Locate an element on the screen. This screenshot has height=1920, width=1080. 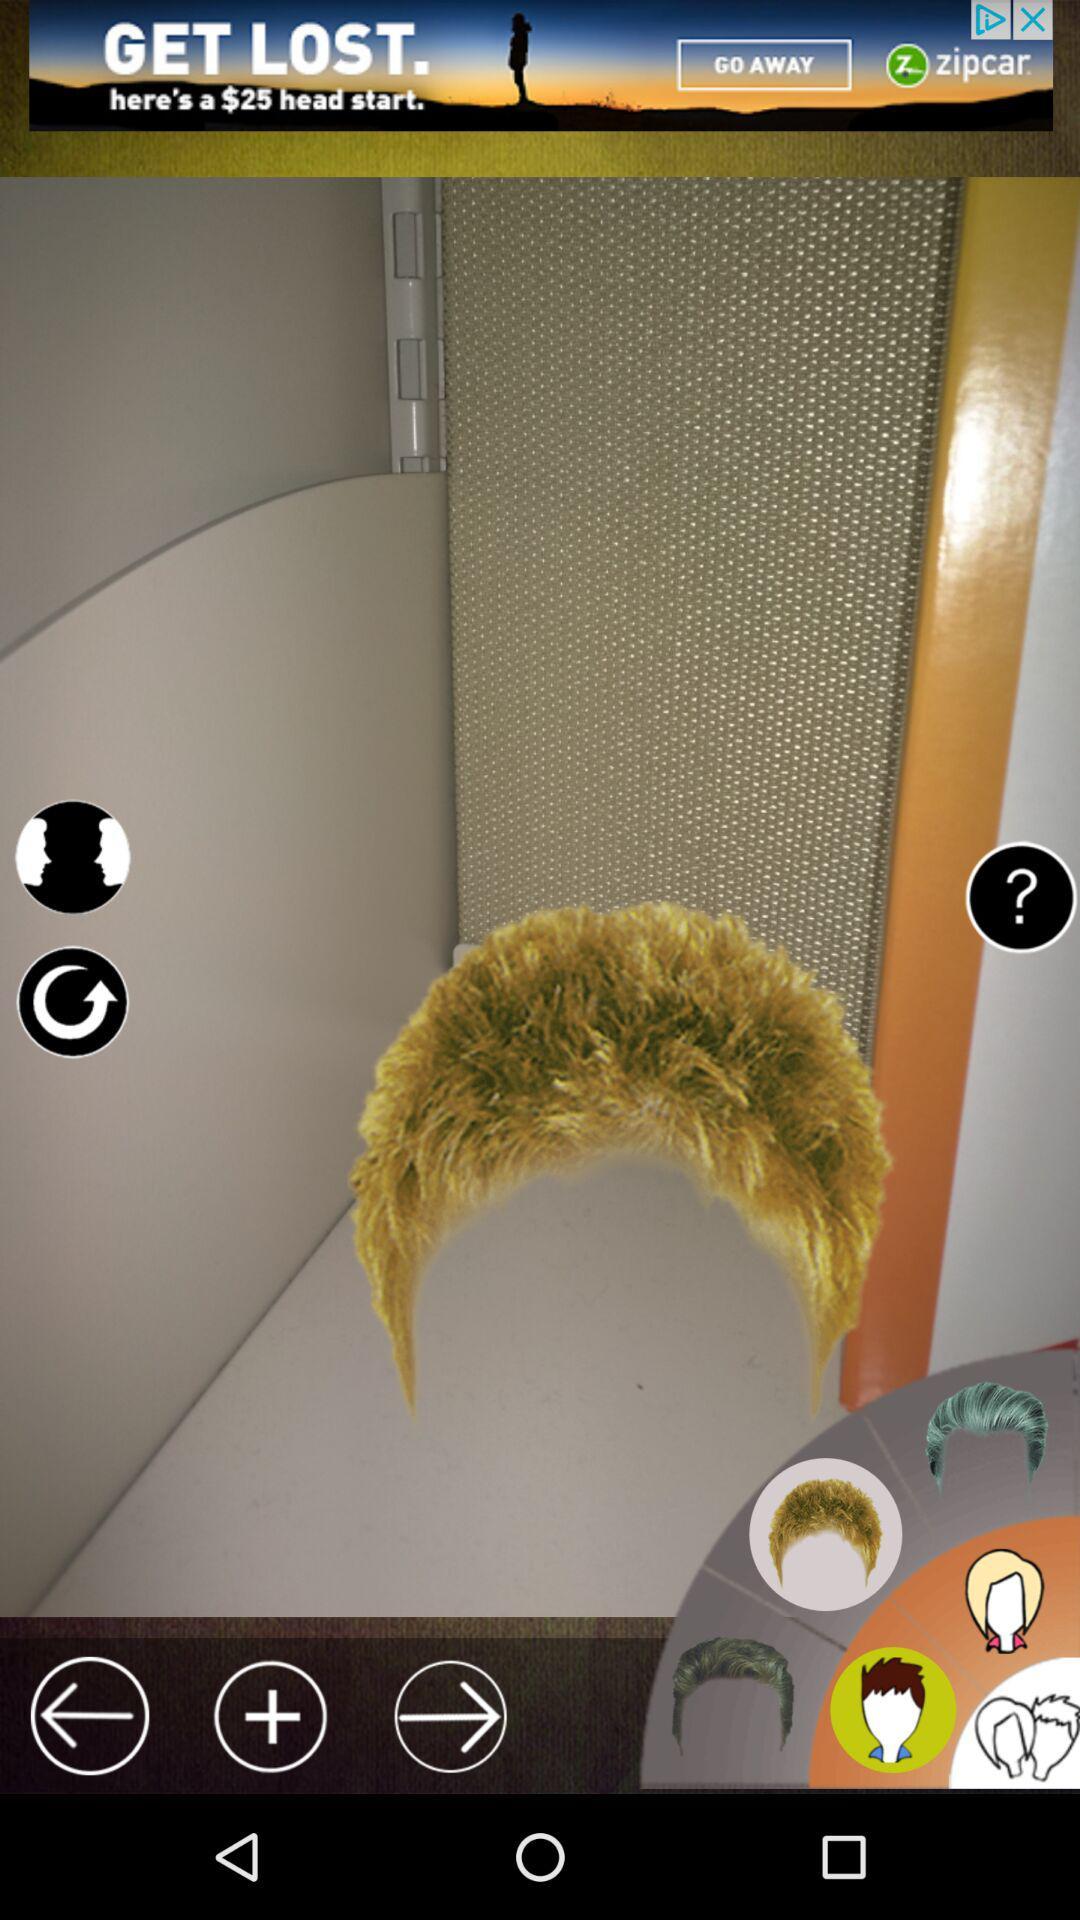
backword option is located at coordinates (88, 1715).